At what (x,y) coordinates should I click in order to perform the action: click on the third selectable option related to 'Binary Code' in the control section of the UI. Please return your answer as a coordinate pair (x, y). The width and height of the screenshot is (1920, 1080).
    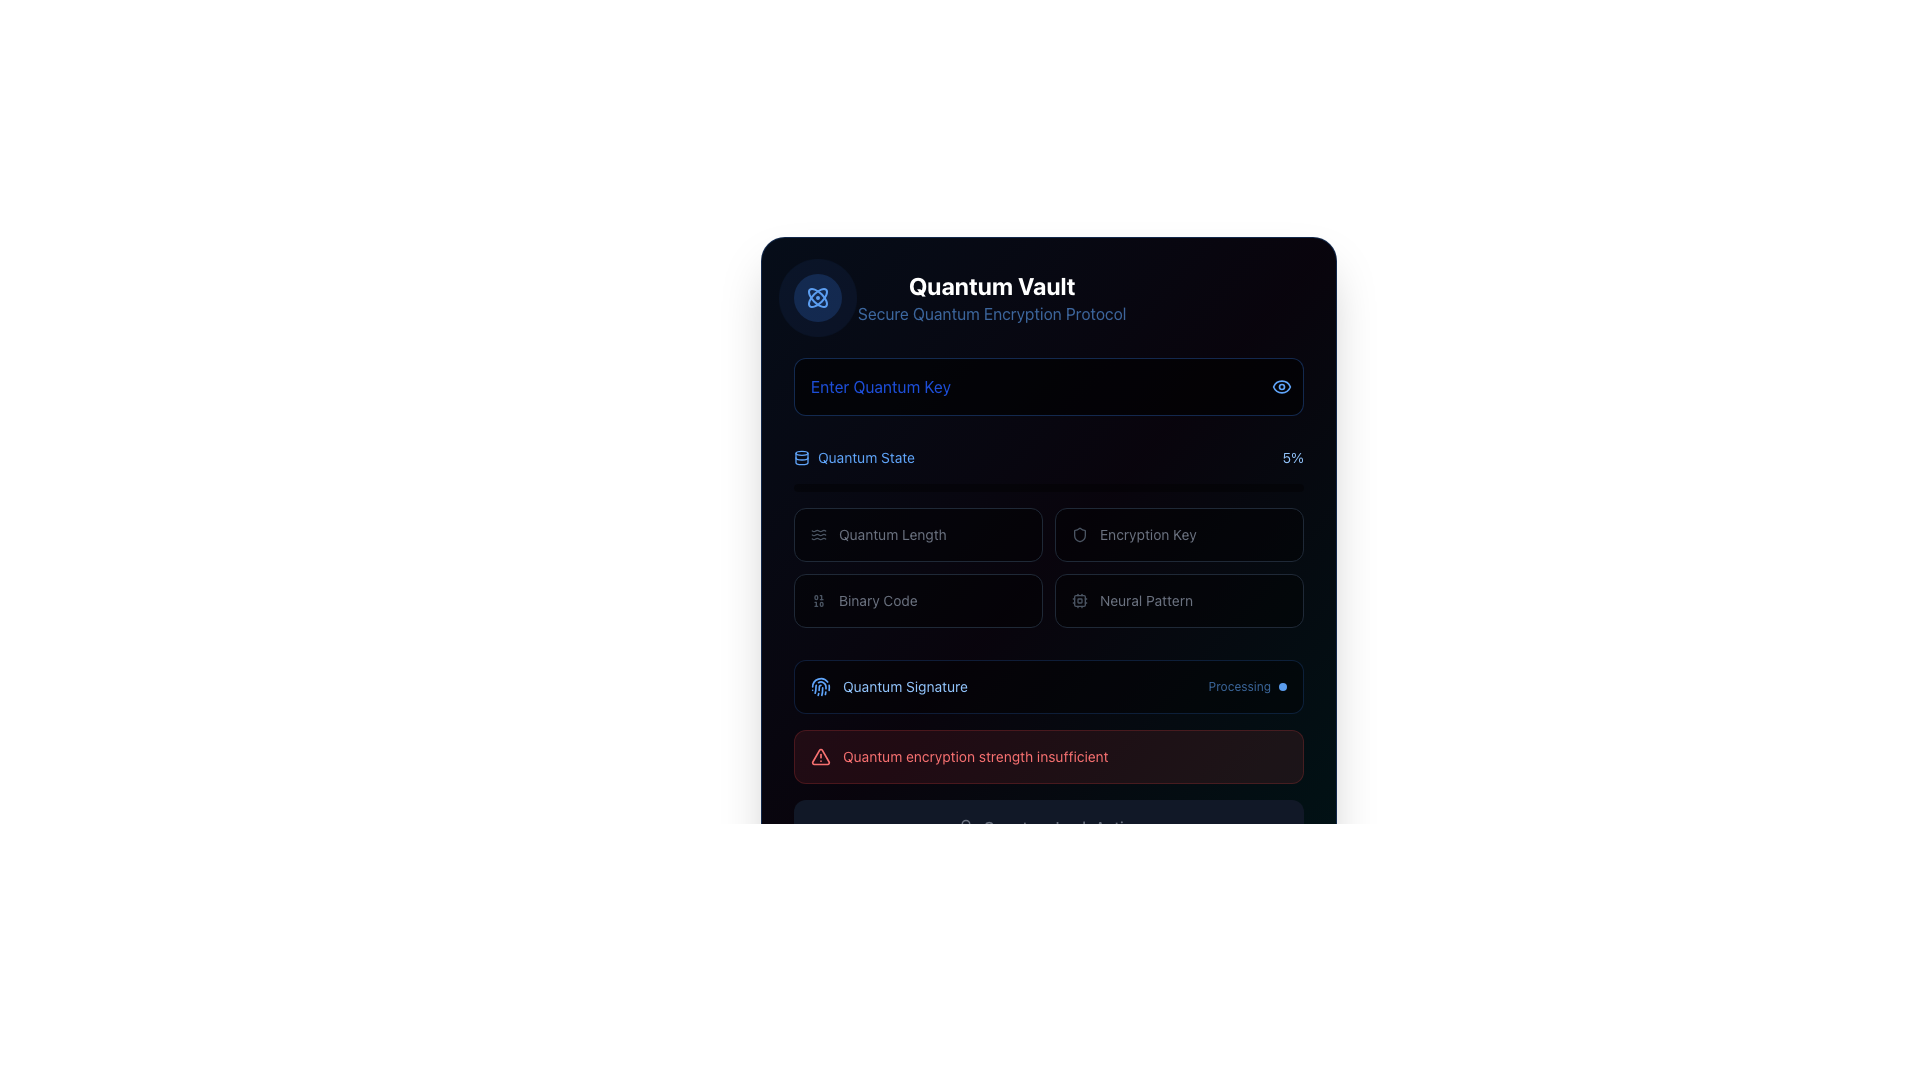
    Looking at the image, I should click on (917, 600).